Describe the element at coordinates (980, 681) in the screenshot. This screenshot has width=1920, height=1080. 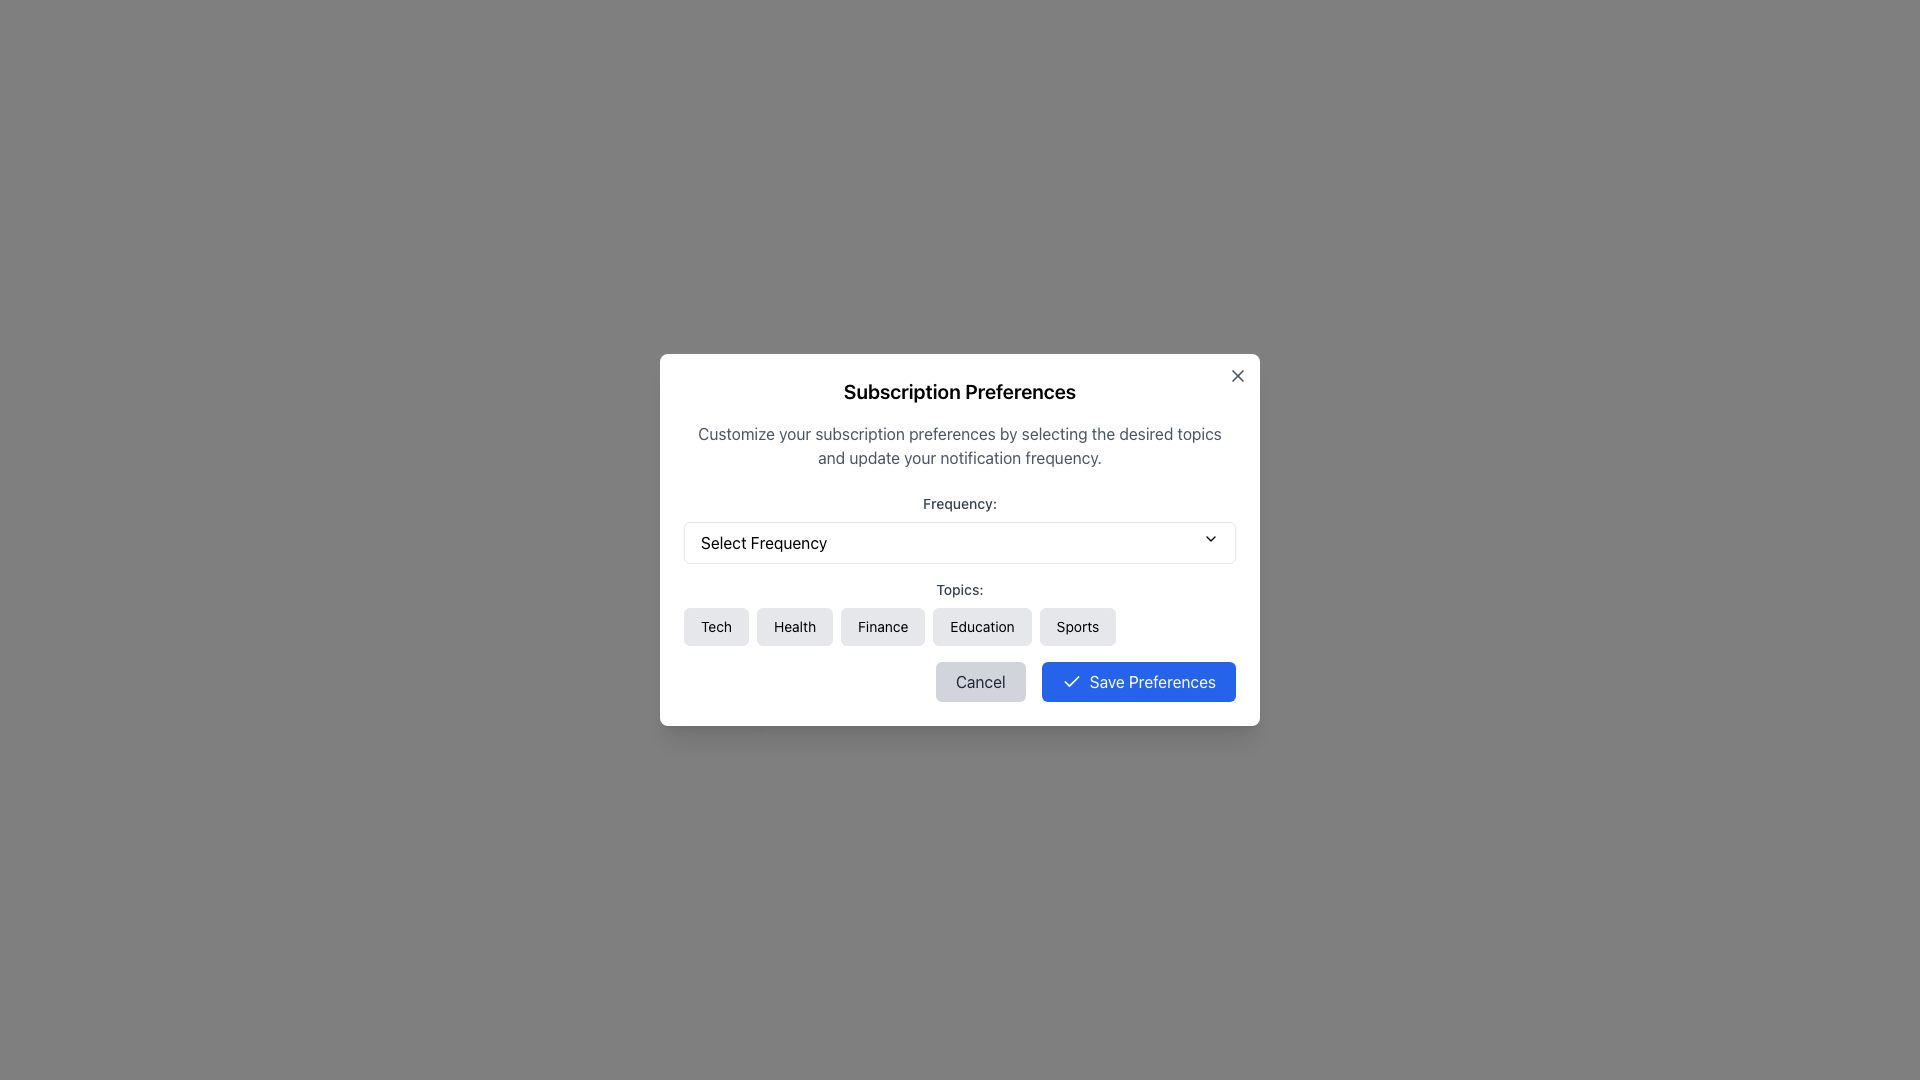
I see `the 'Cancel' button with a light gray background and rounded corners in the 'Subscription Preferences' dialog` at that location.